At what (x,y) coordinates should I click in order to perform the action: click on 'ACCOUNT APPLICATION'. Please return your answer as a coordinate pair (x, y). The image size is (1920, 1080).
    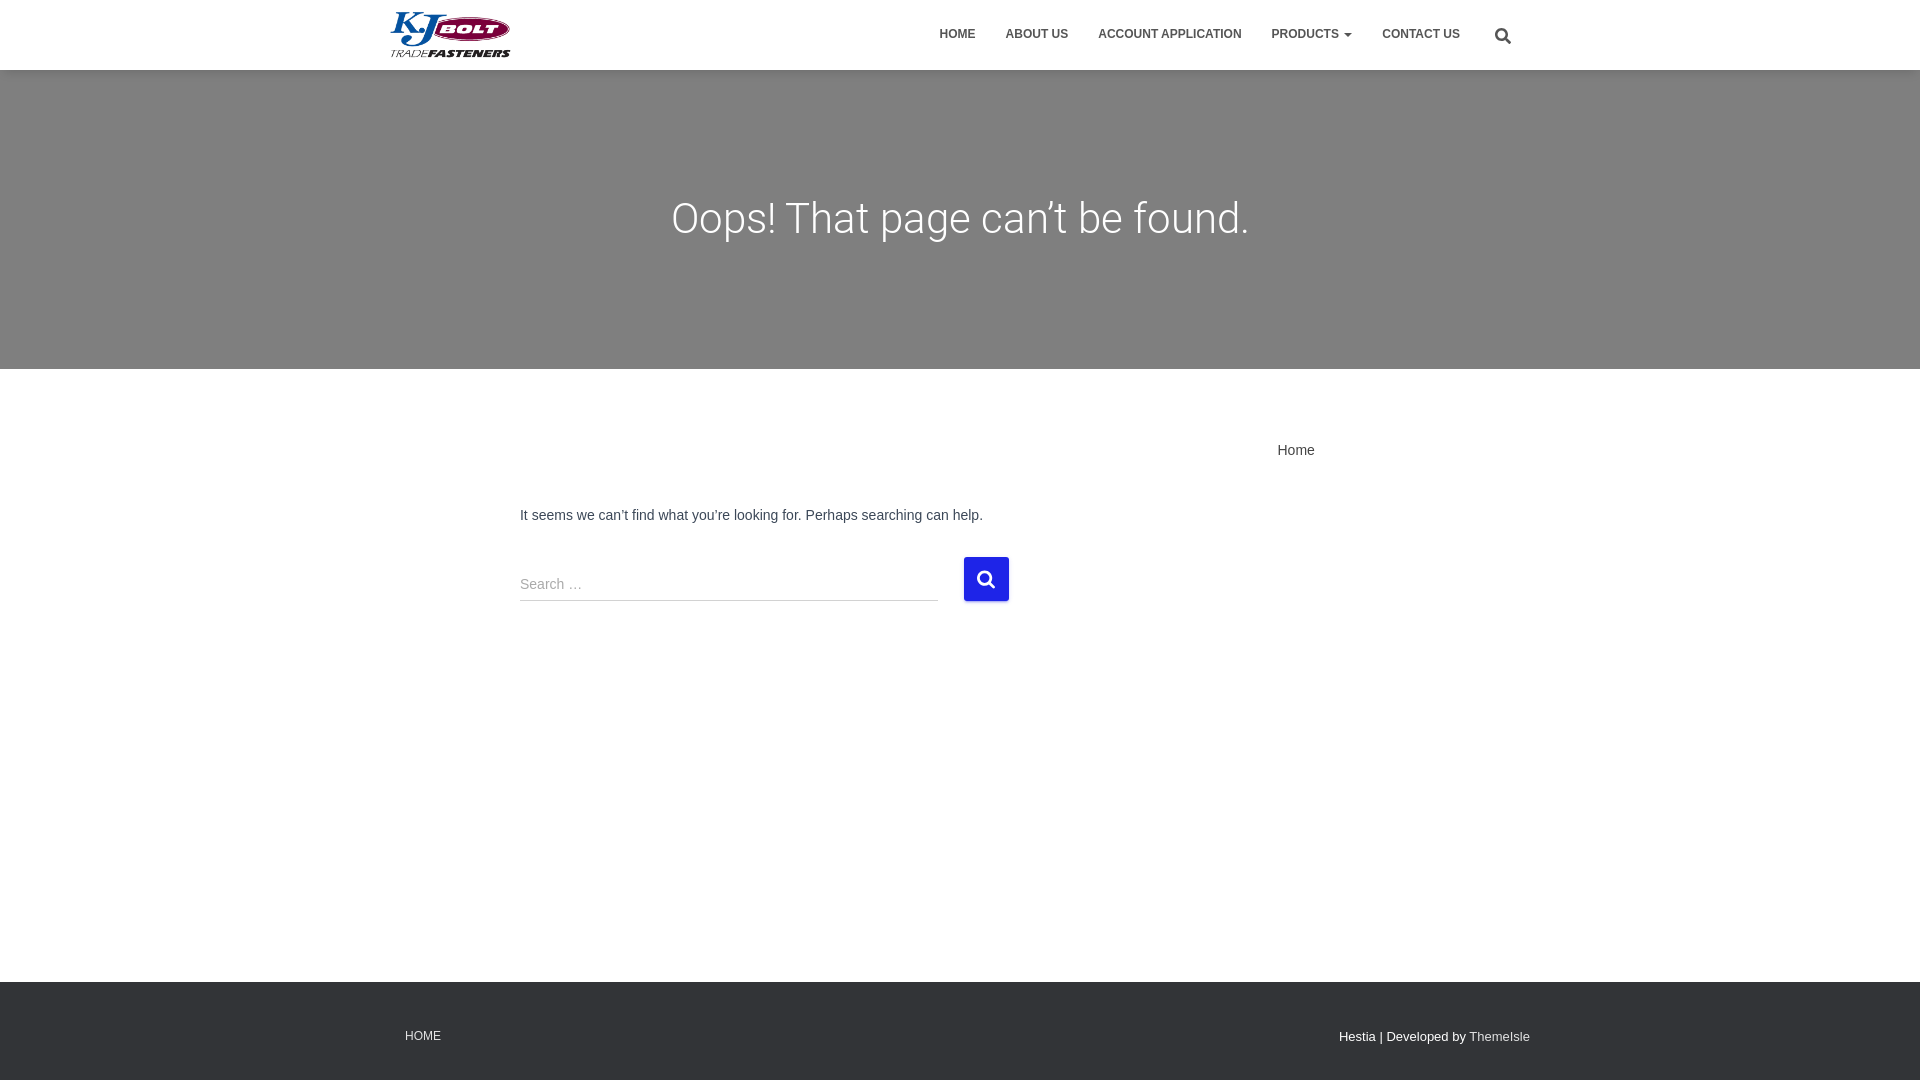
    Looking at the image, I should click on (1169, 34).